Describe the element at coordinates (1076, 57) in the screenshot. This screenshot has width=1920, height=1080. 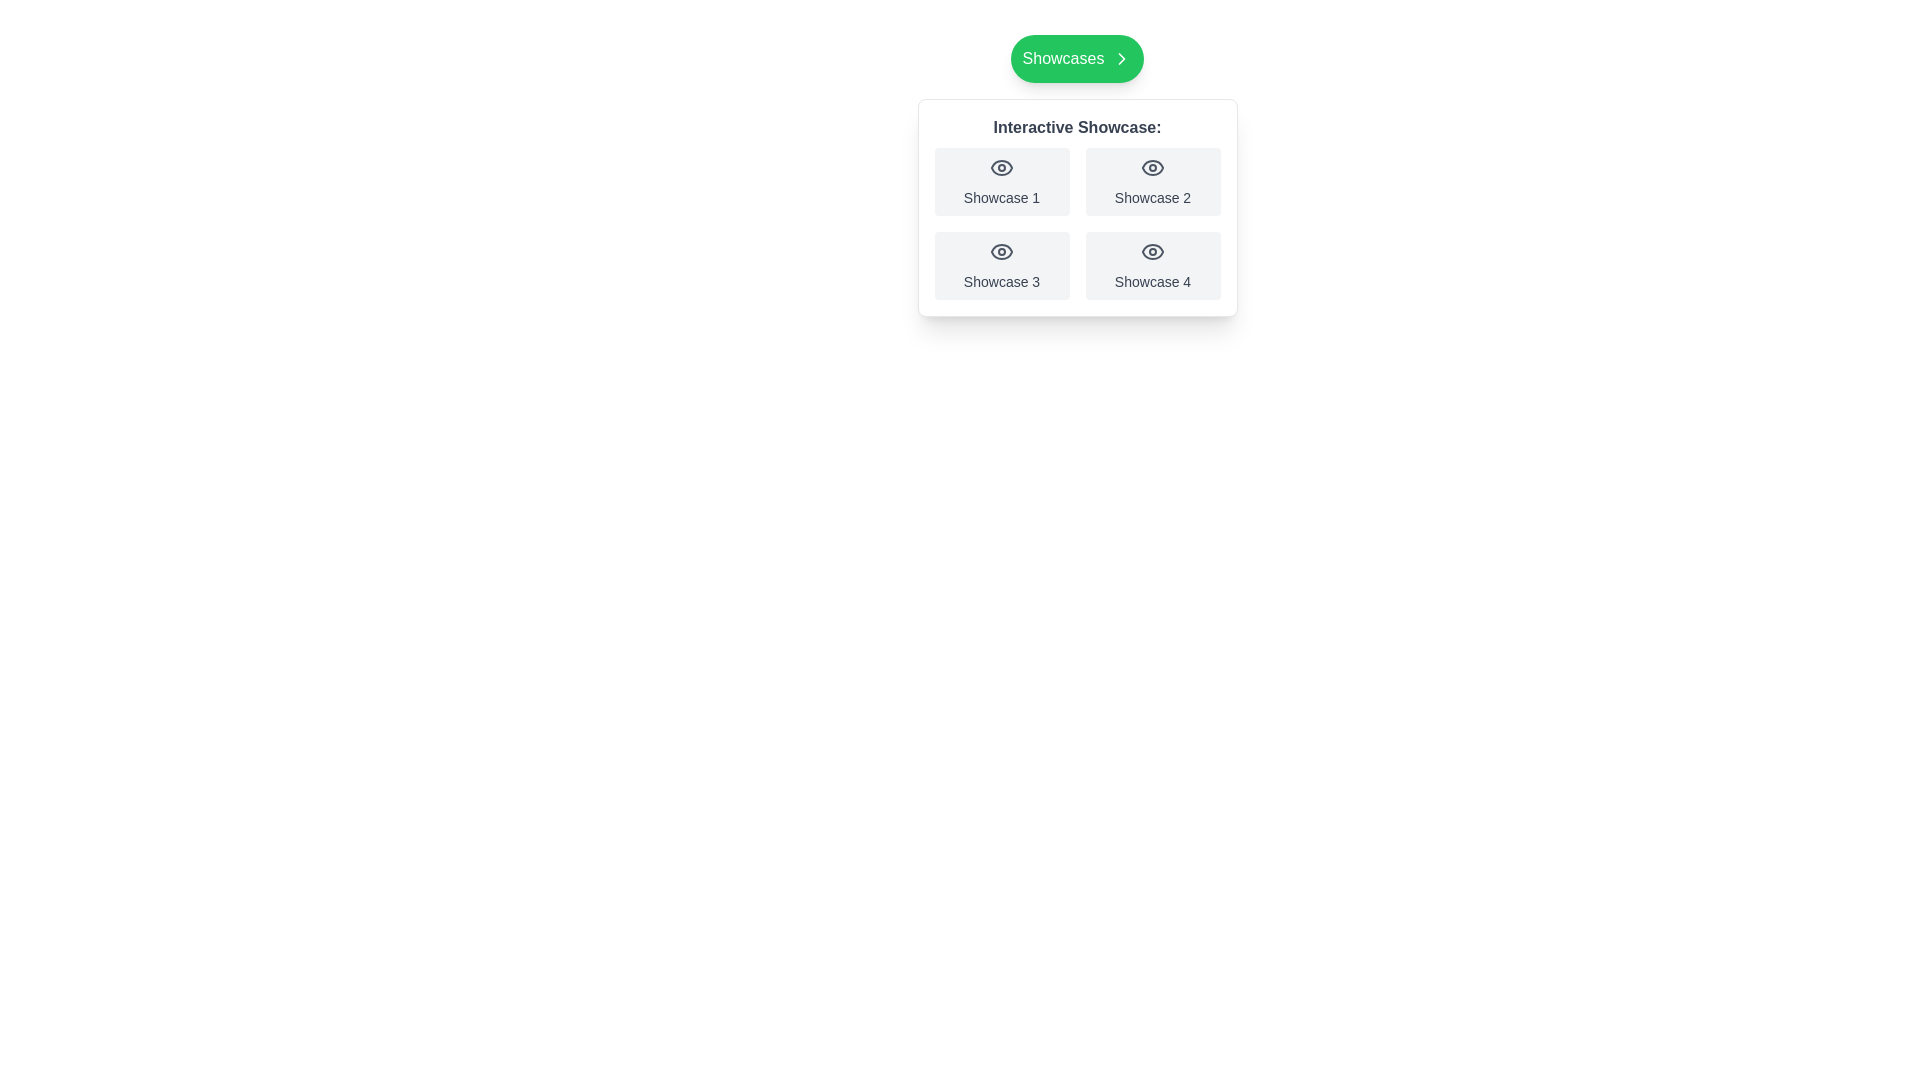
I see `the green rounded button labeled 'Showcases' to observe the hover effects` at that location.